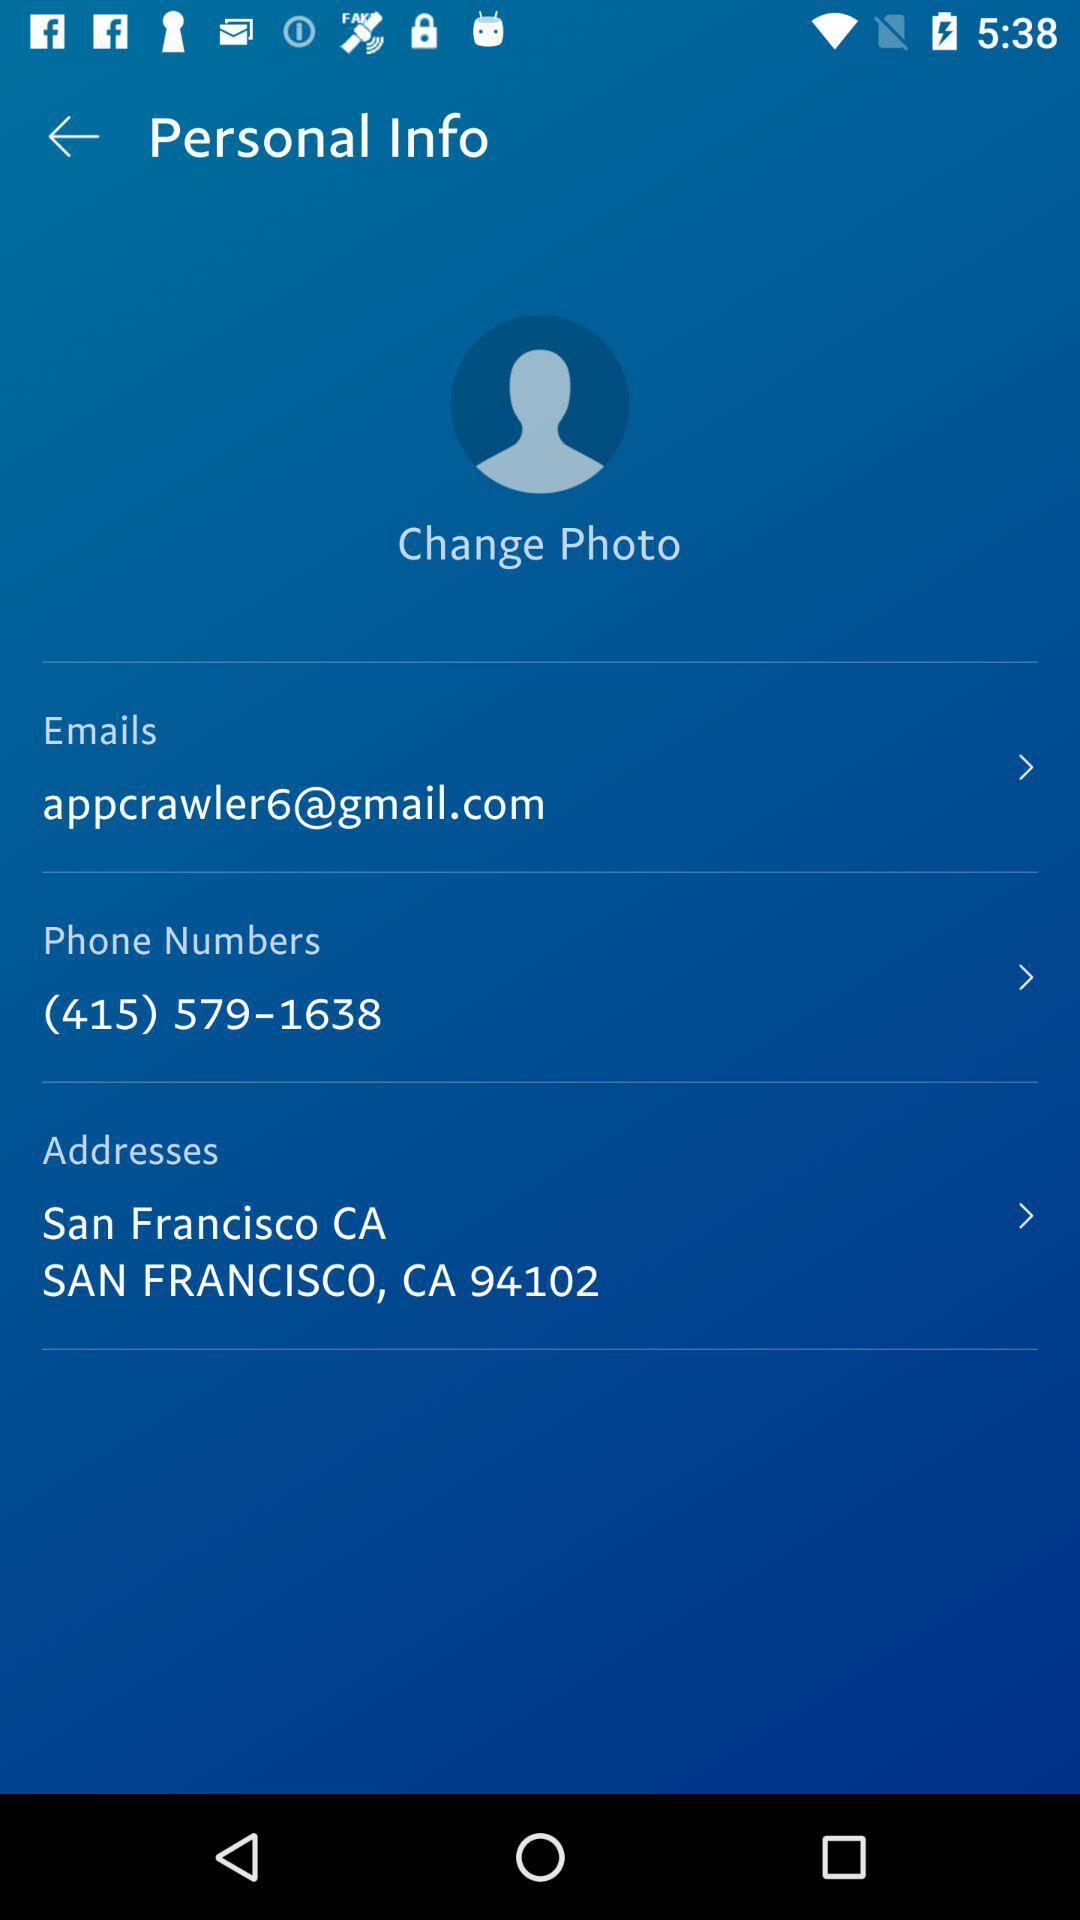 The height and width of the screenshot is (1920, 1080). I want to click on icon next to the personal info, so click(72, 135).